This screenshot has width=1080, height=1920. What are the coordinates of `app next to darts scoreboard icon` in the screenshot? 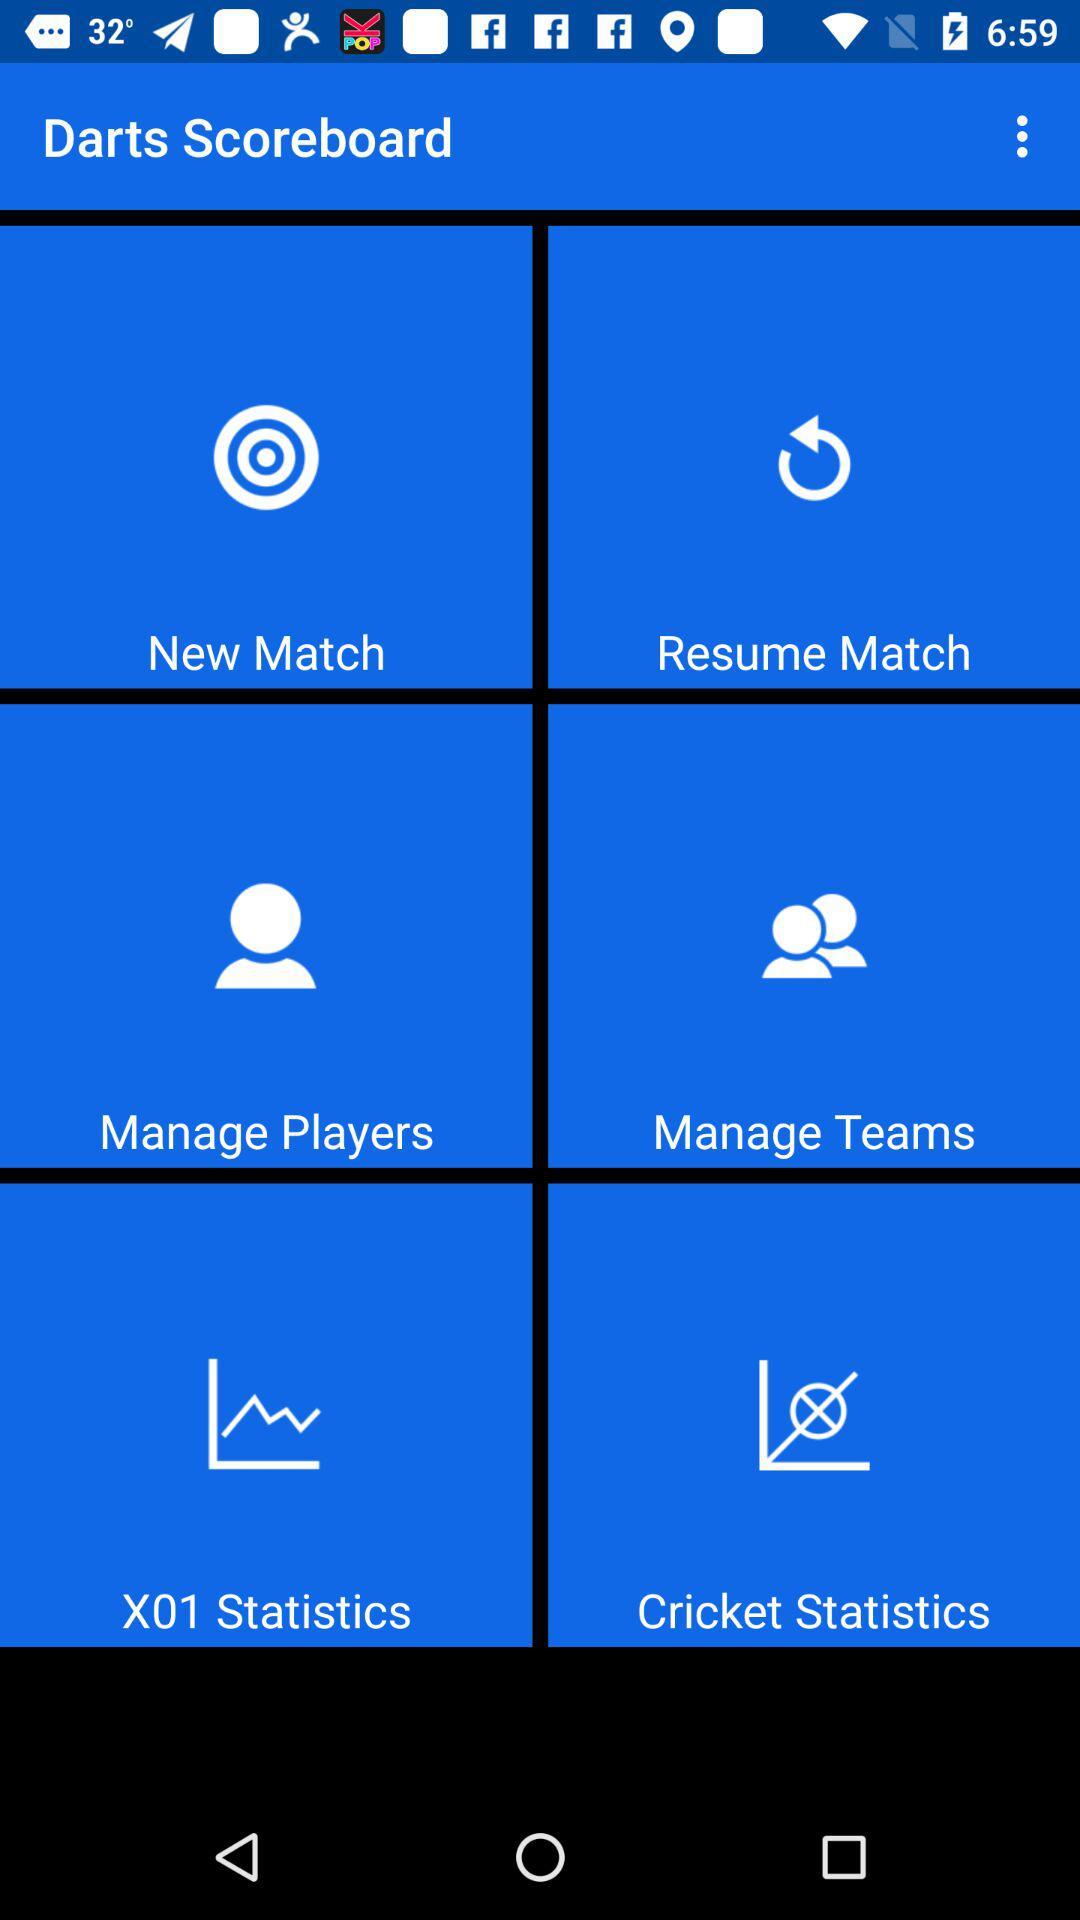 It's located at (1027, 135).